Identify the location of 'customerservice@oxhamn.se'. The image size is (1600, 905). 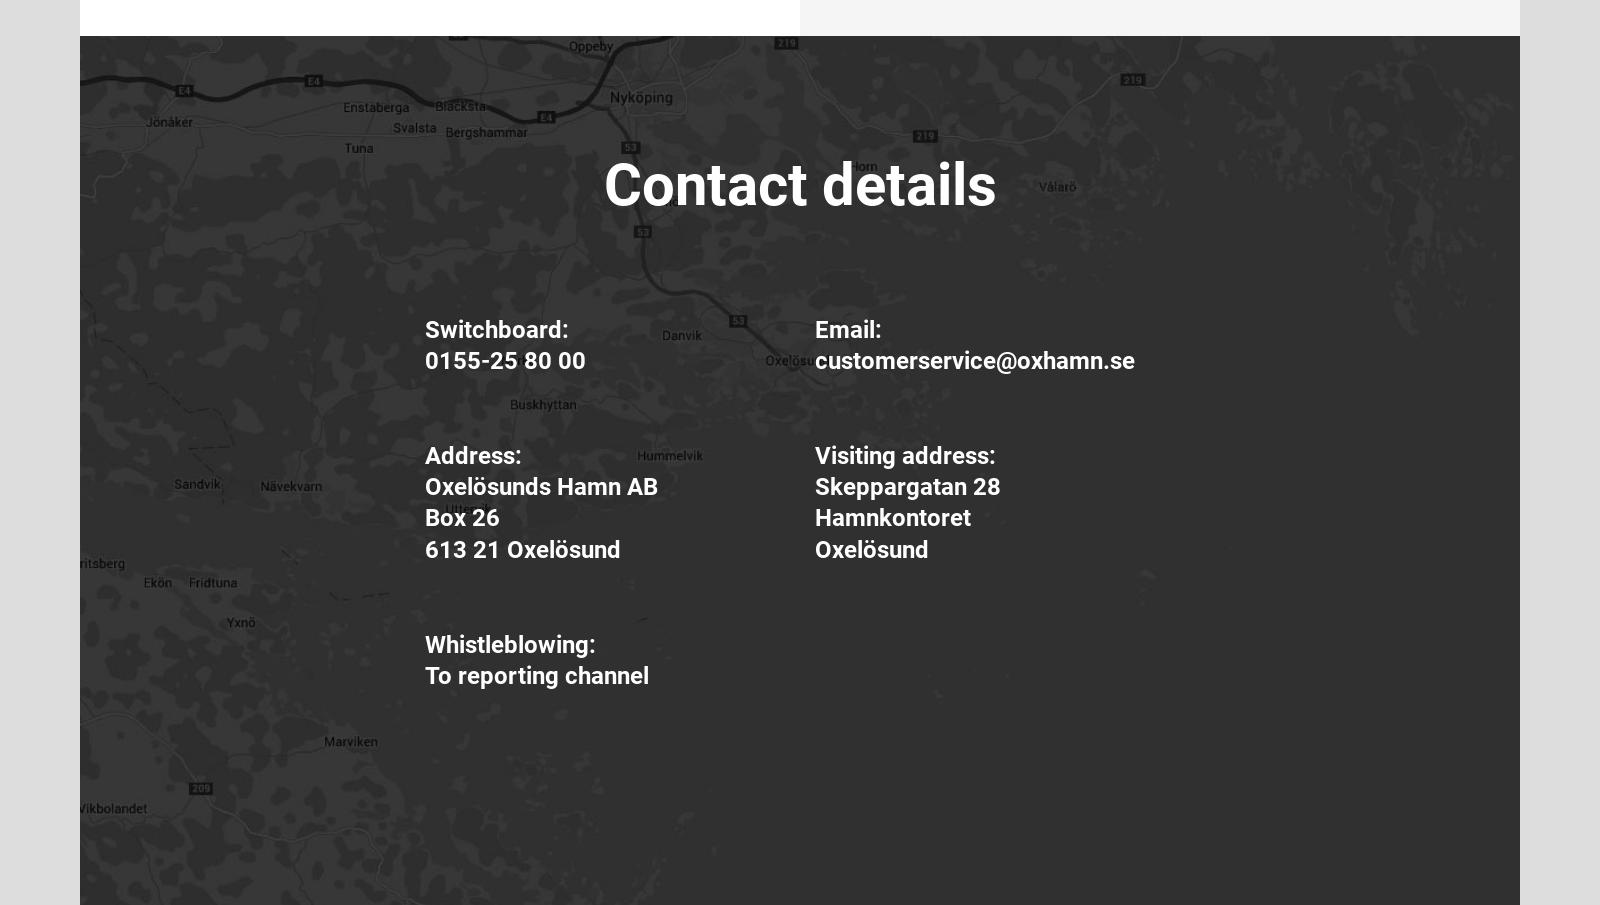
(974, 360).